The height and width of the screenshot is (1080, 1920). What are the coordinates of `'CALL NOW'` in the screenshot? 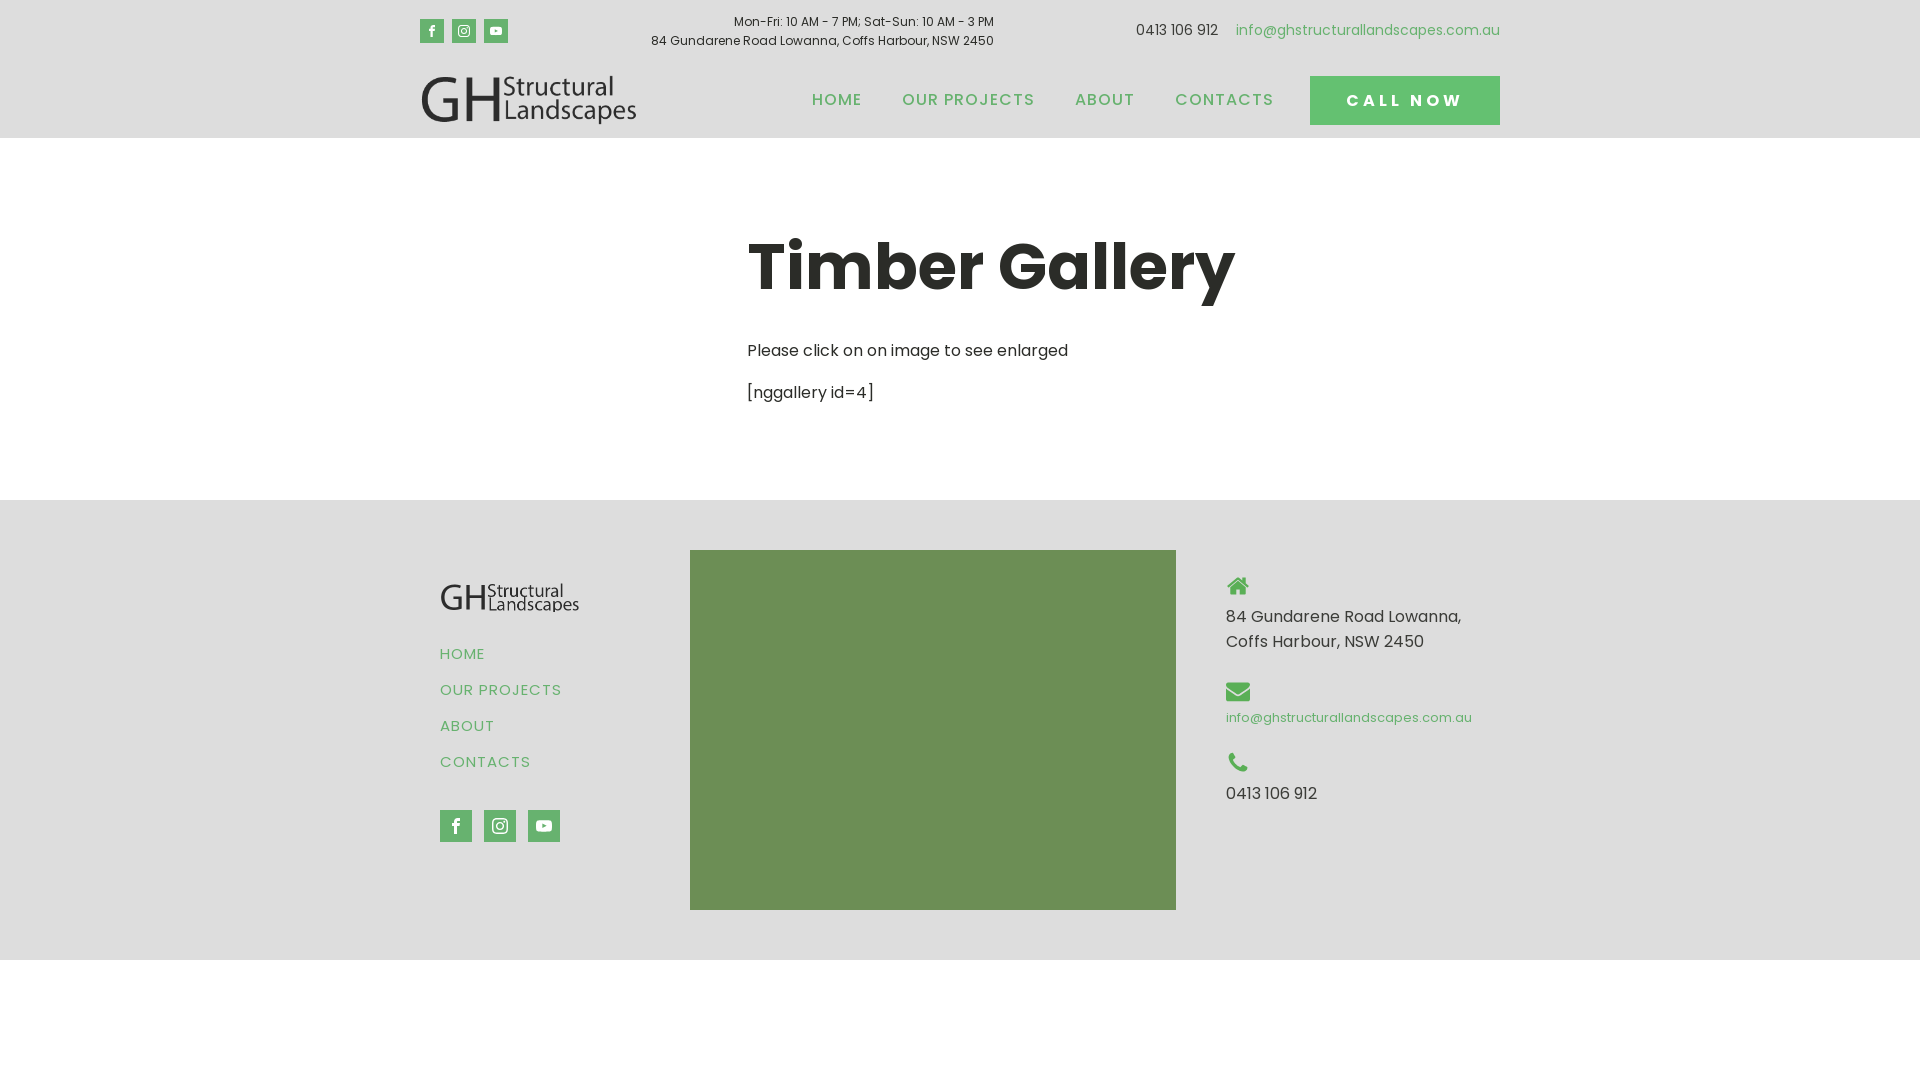 It's located at (1310, 100).